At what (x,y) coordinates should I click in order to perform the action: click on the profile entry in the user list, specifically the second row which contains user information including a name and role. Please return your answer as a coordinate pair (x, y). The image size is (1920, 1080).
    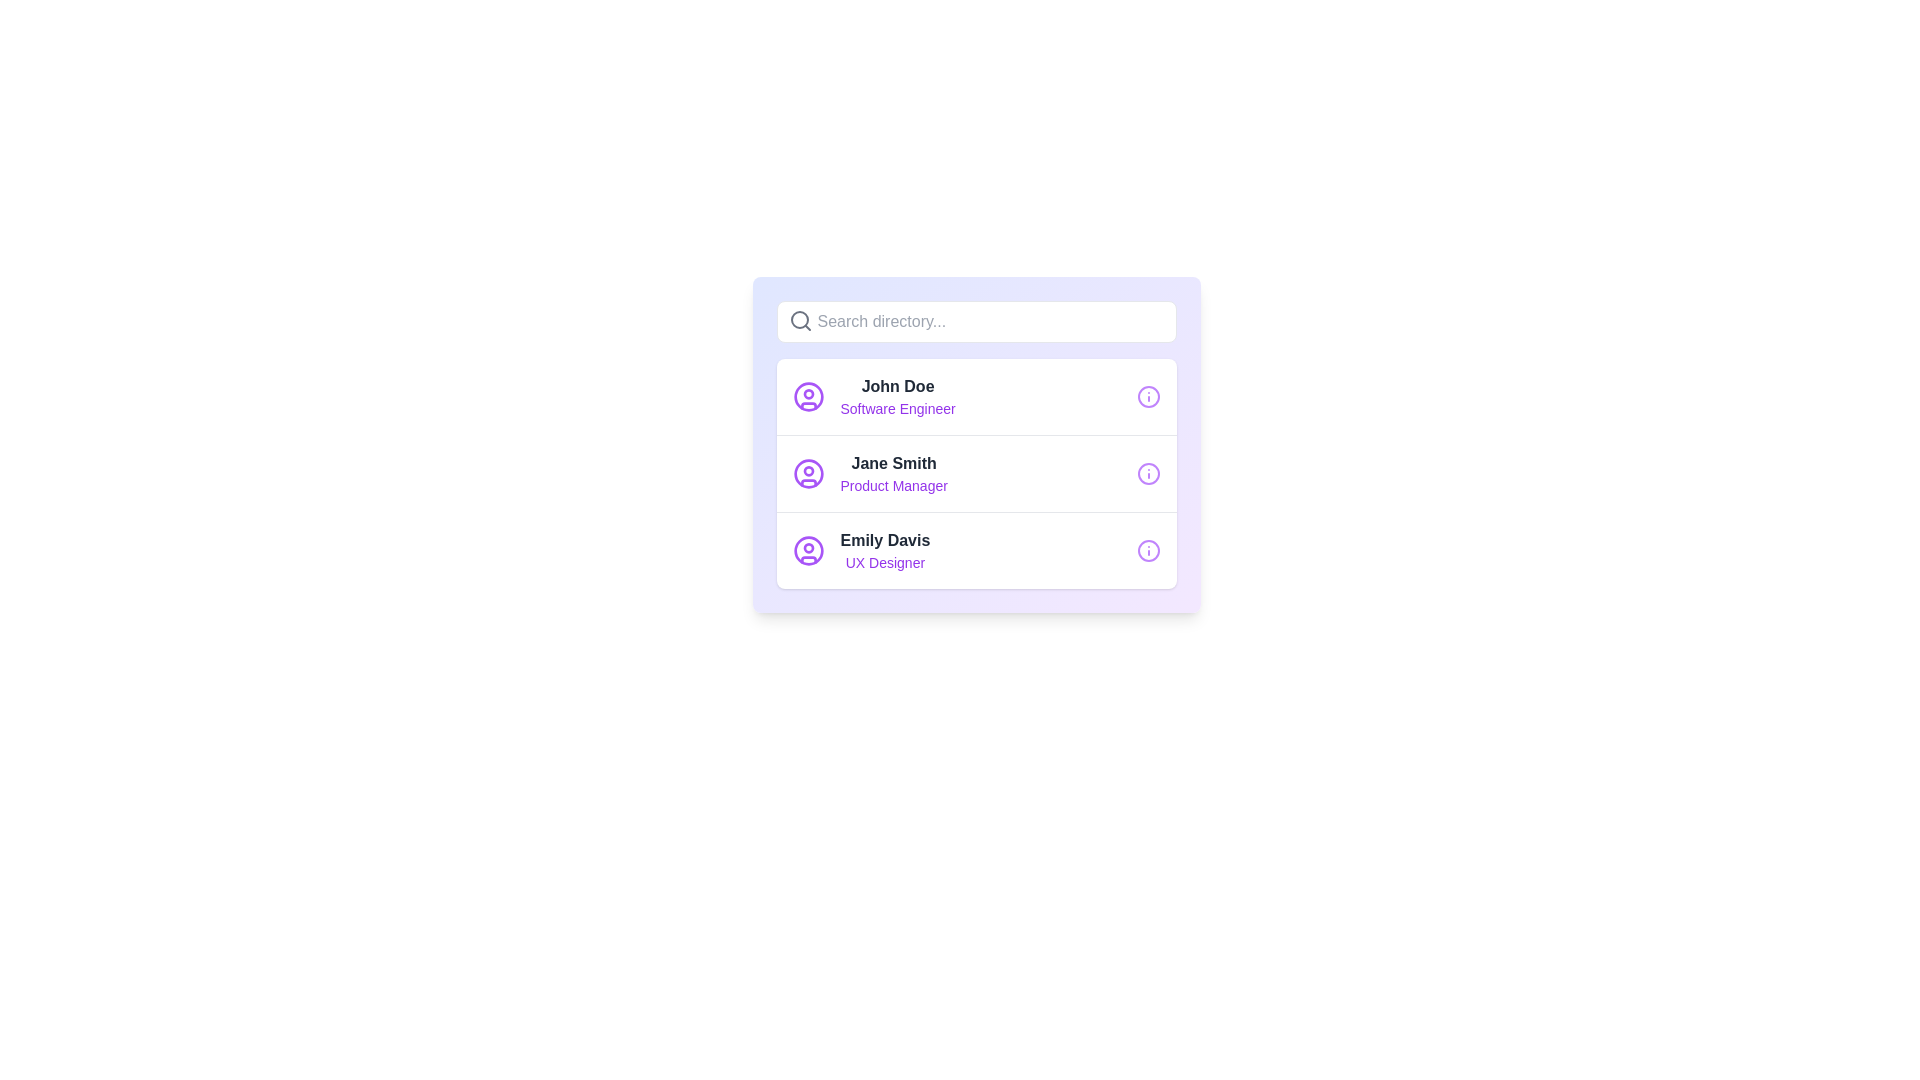
    Looking at the image, I should click on (870, 474).